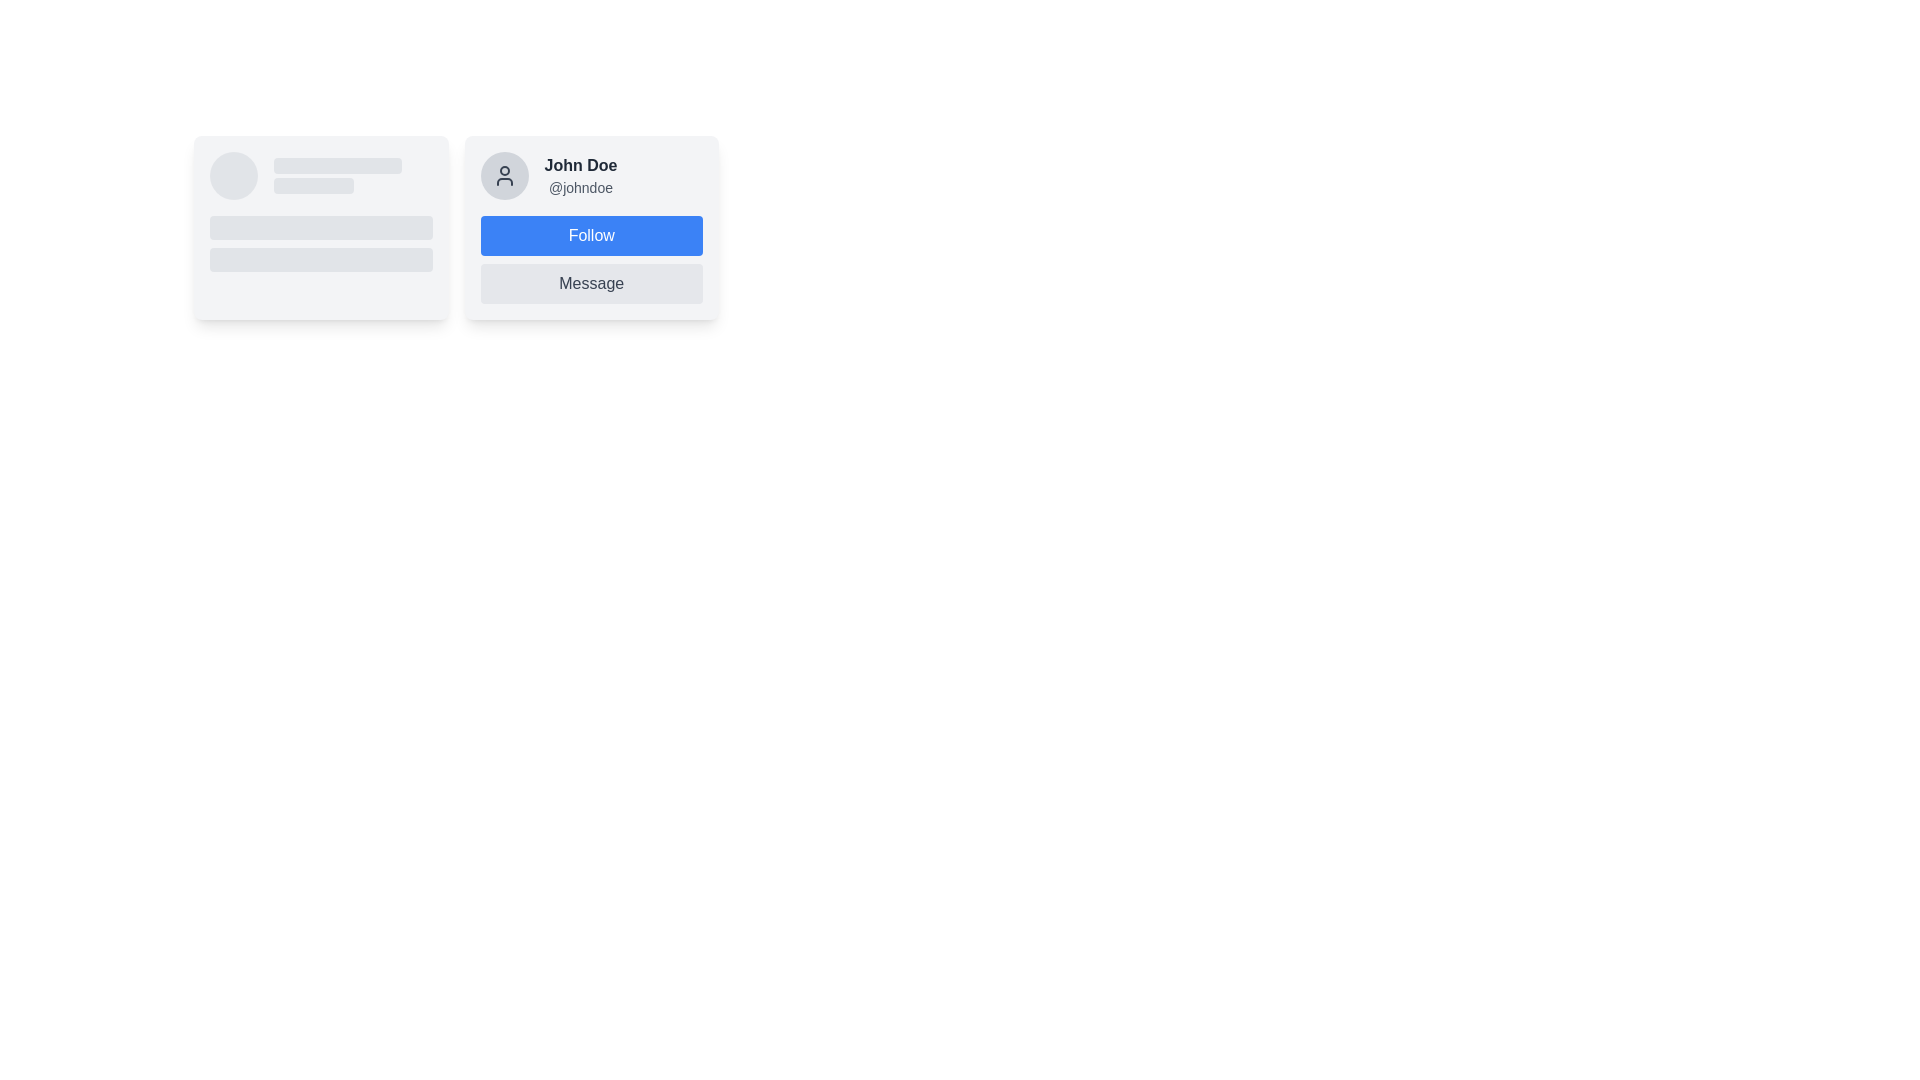 This screenshot has height=1080, width=1920. What do you see at coordinates (579, 188) in the screenshot?
I see `the text label '@johndoe', which is styled in a smaller gray font and located within a profile card, directly below 'John Doe'` at bounding box center [579, 188].